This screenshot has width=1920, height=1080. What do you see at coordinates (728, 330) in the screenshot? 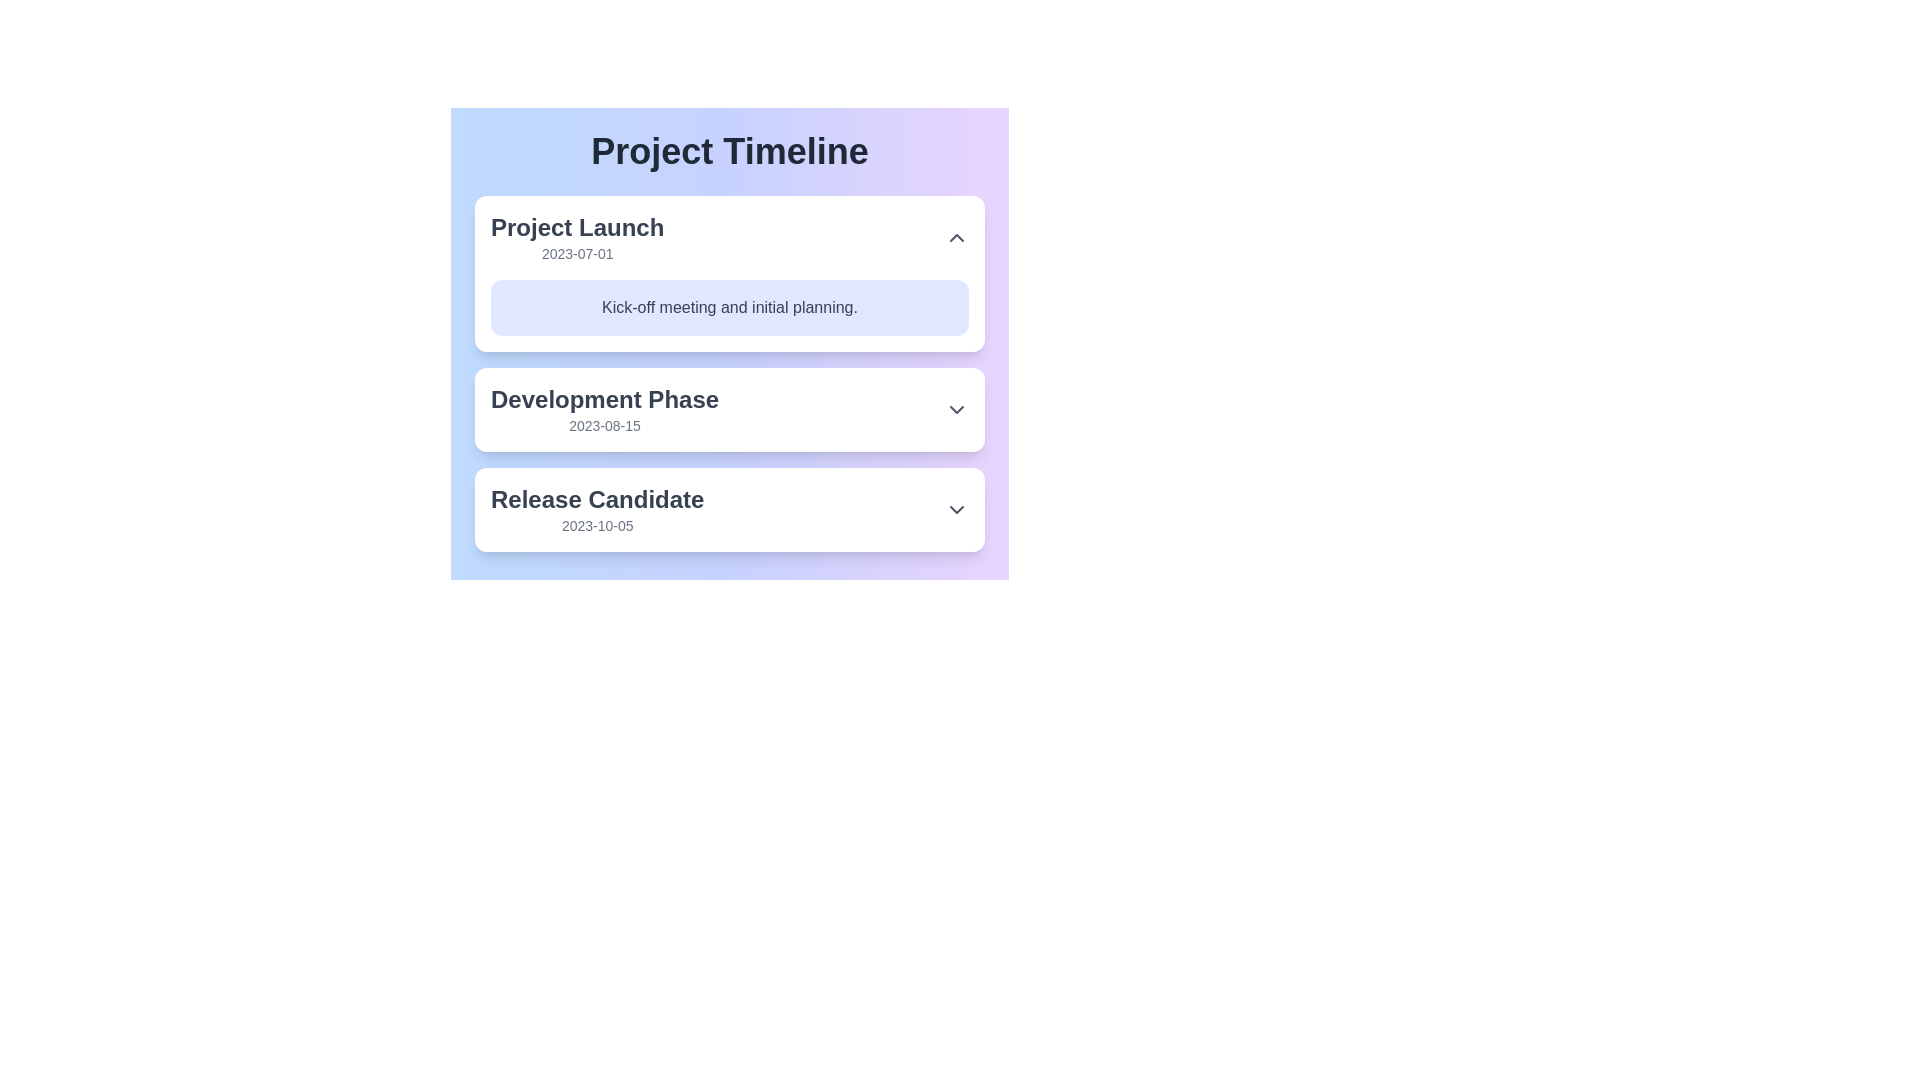
I see `the first phase card in the project timeline, which displays the phase title, date, and description` at bounding box center [728, 330].